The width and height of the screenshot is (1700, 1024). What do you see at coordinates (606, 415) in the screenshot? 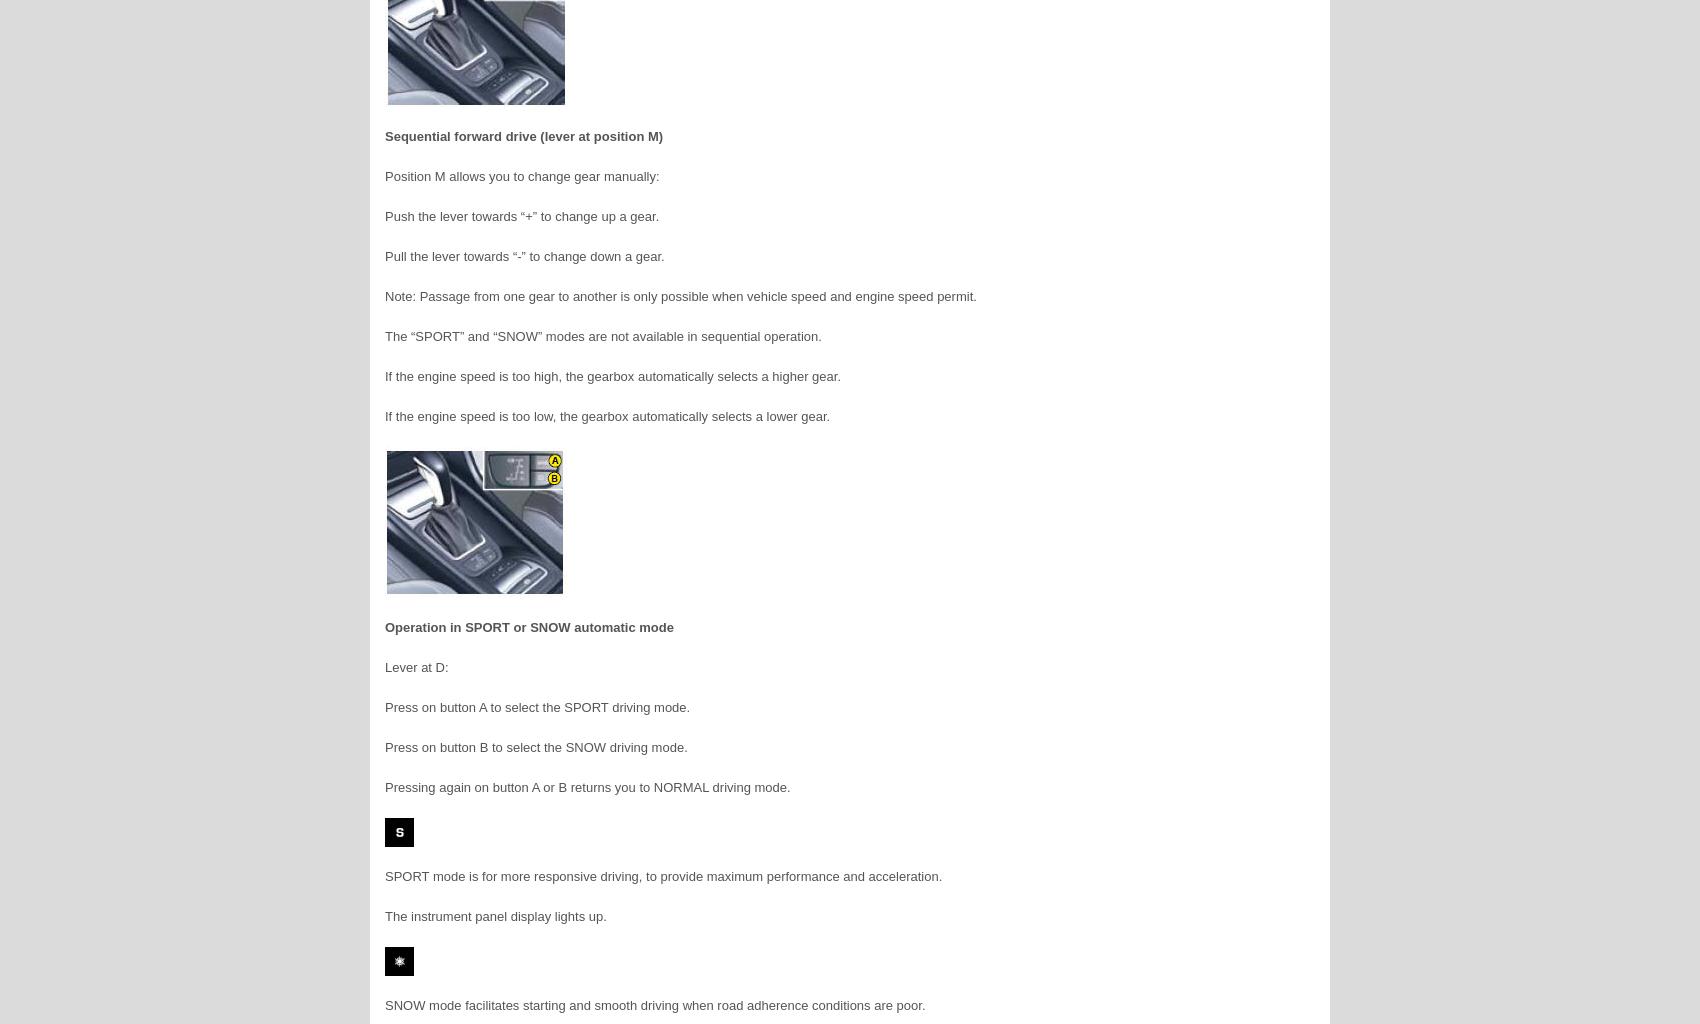
I see `'If the engine speed is too low, the gearbox automatically selects a lower gear.'` at bounding box center [606, 415].